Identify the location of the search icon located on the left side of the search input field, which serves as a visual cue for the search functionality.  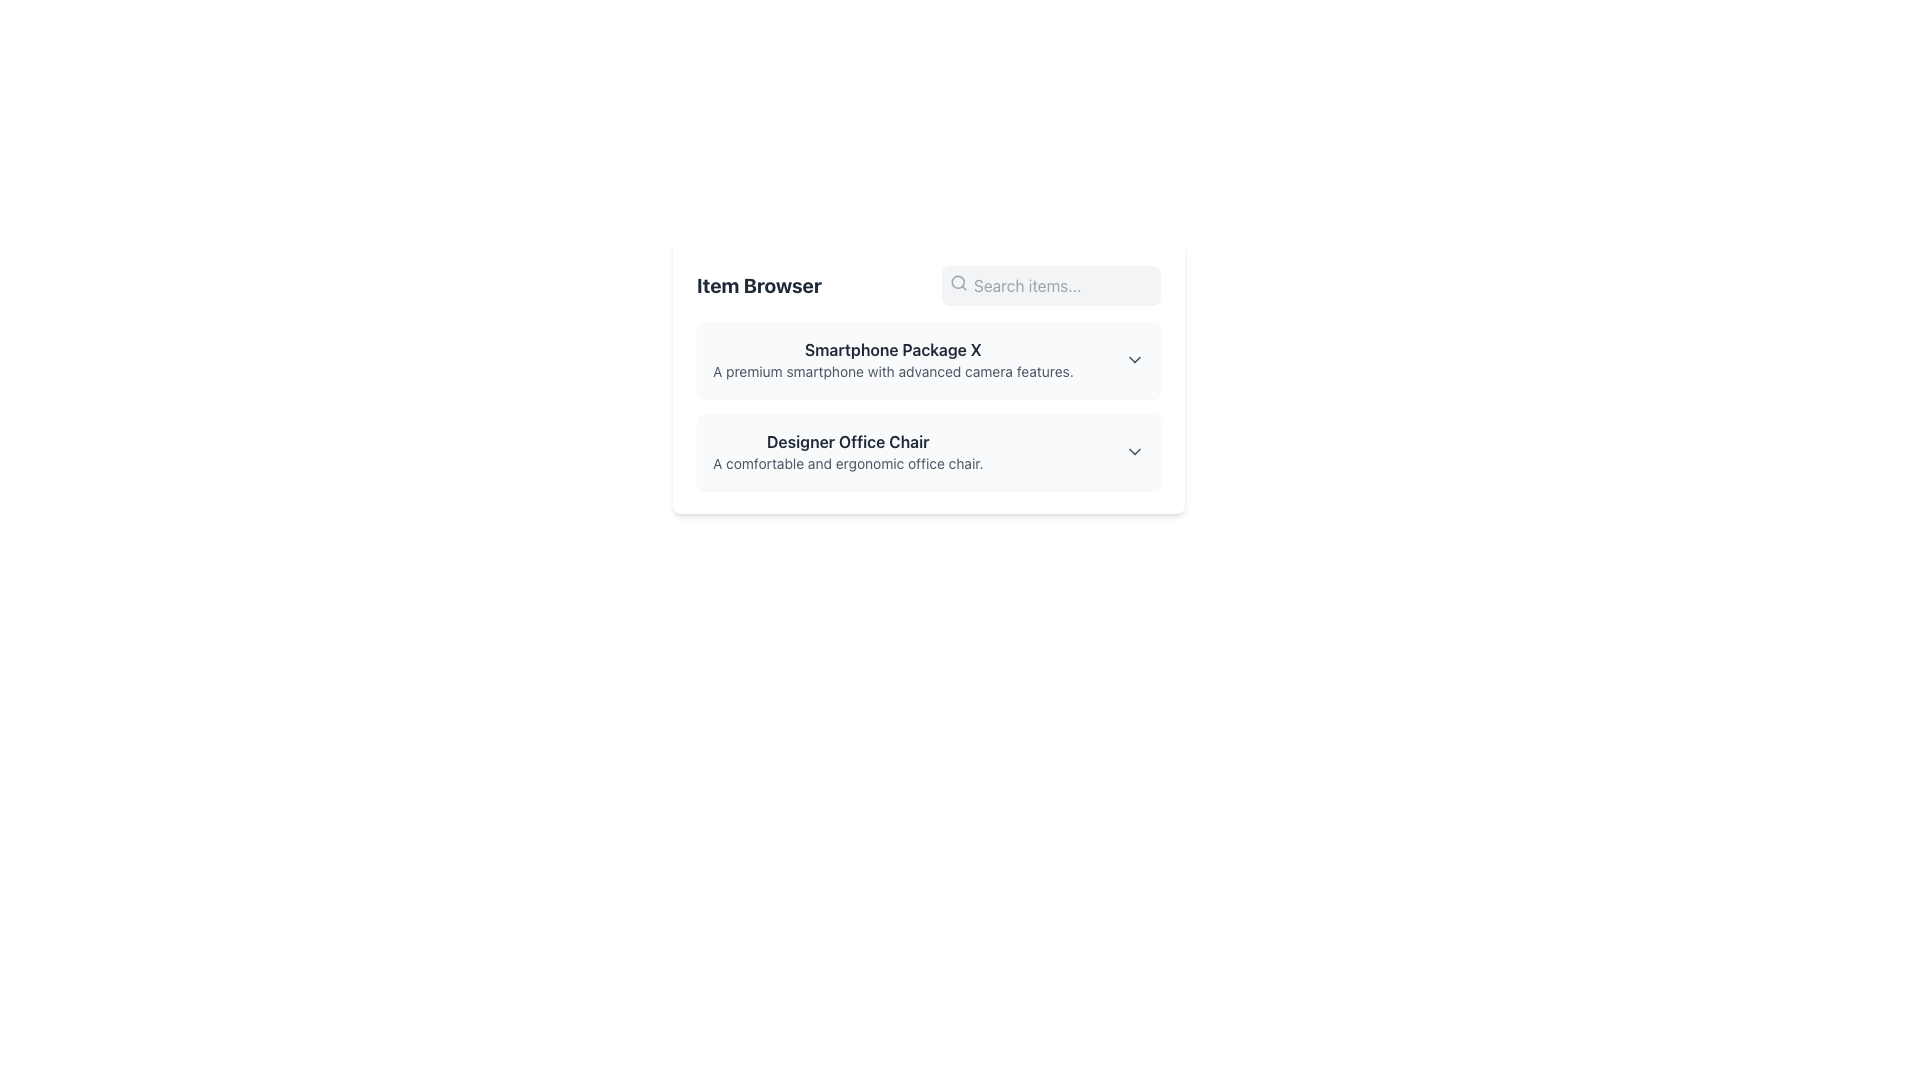
(958, 282).